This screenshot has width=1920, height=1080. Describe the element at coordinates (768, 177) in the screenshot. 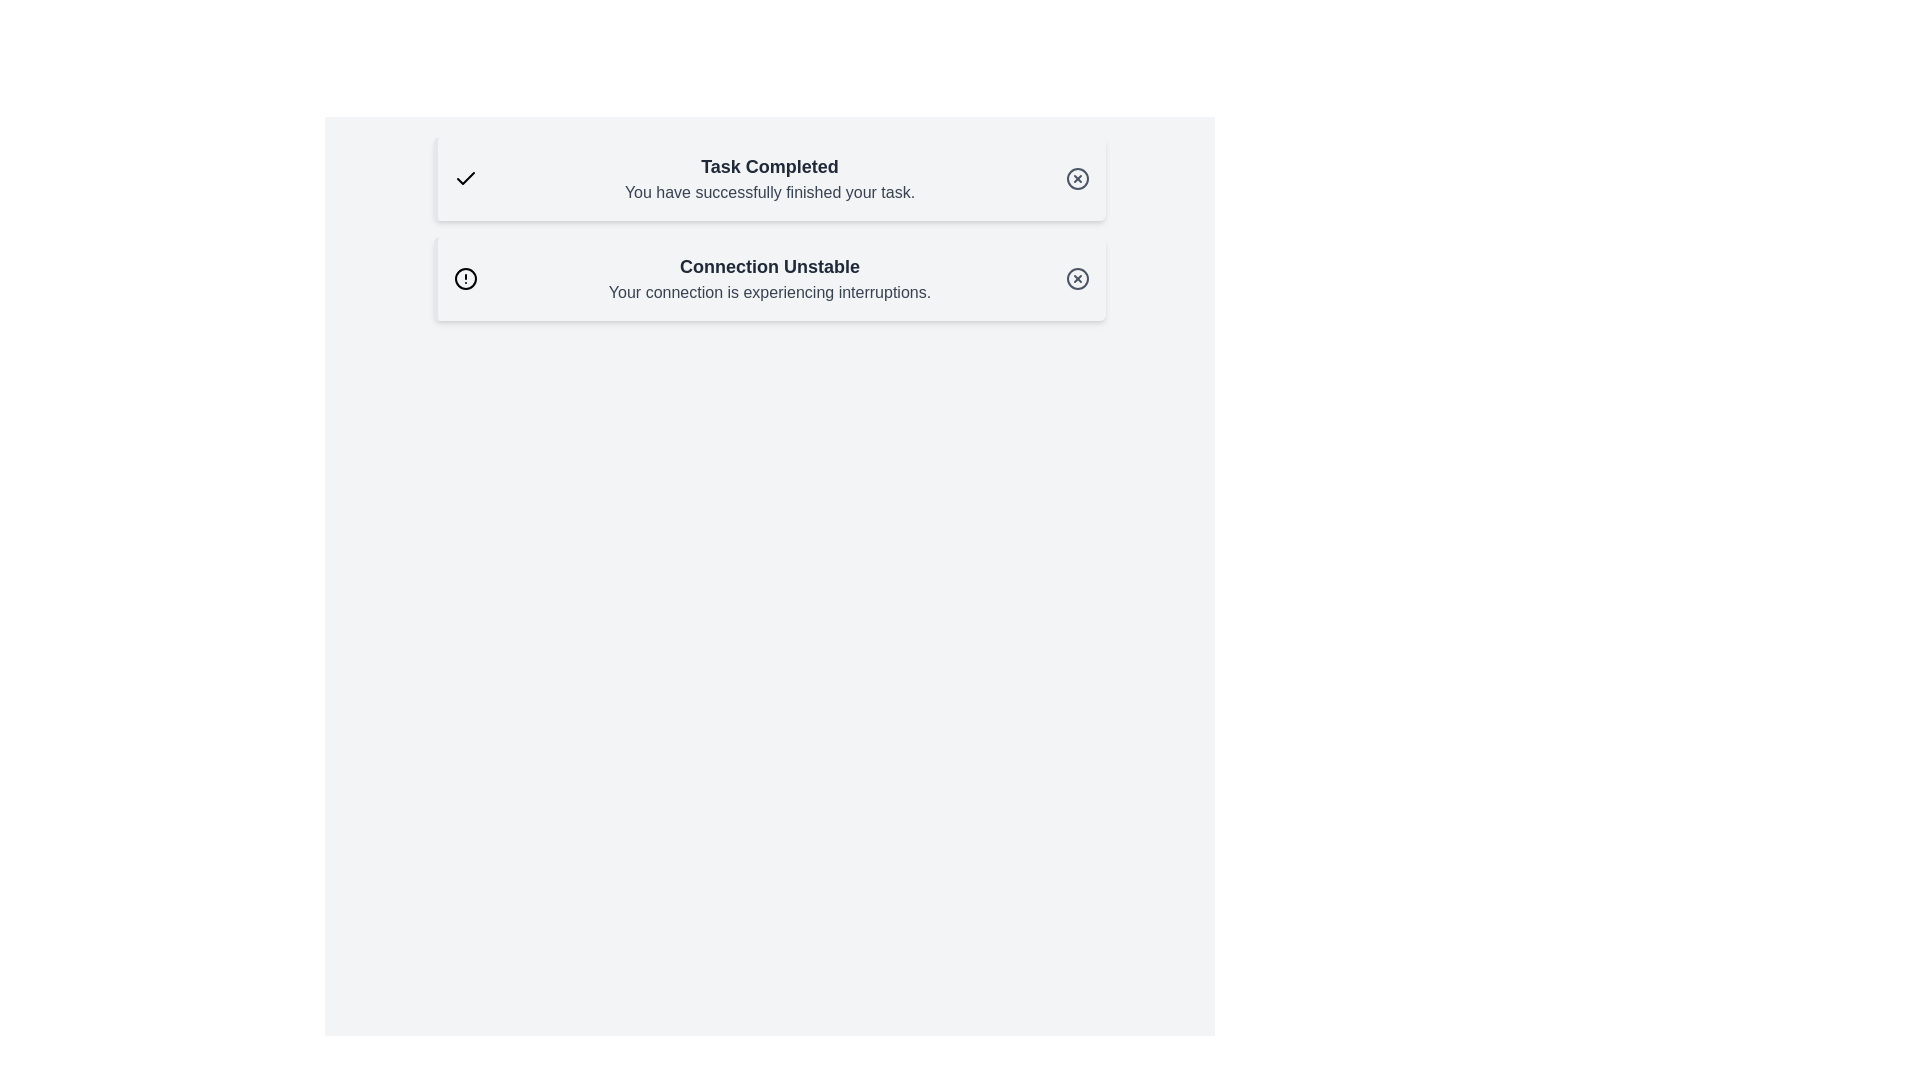

I see `the message displayed in the Notification Box, which indicates the successful completion of a task` at that location.